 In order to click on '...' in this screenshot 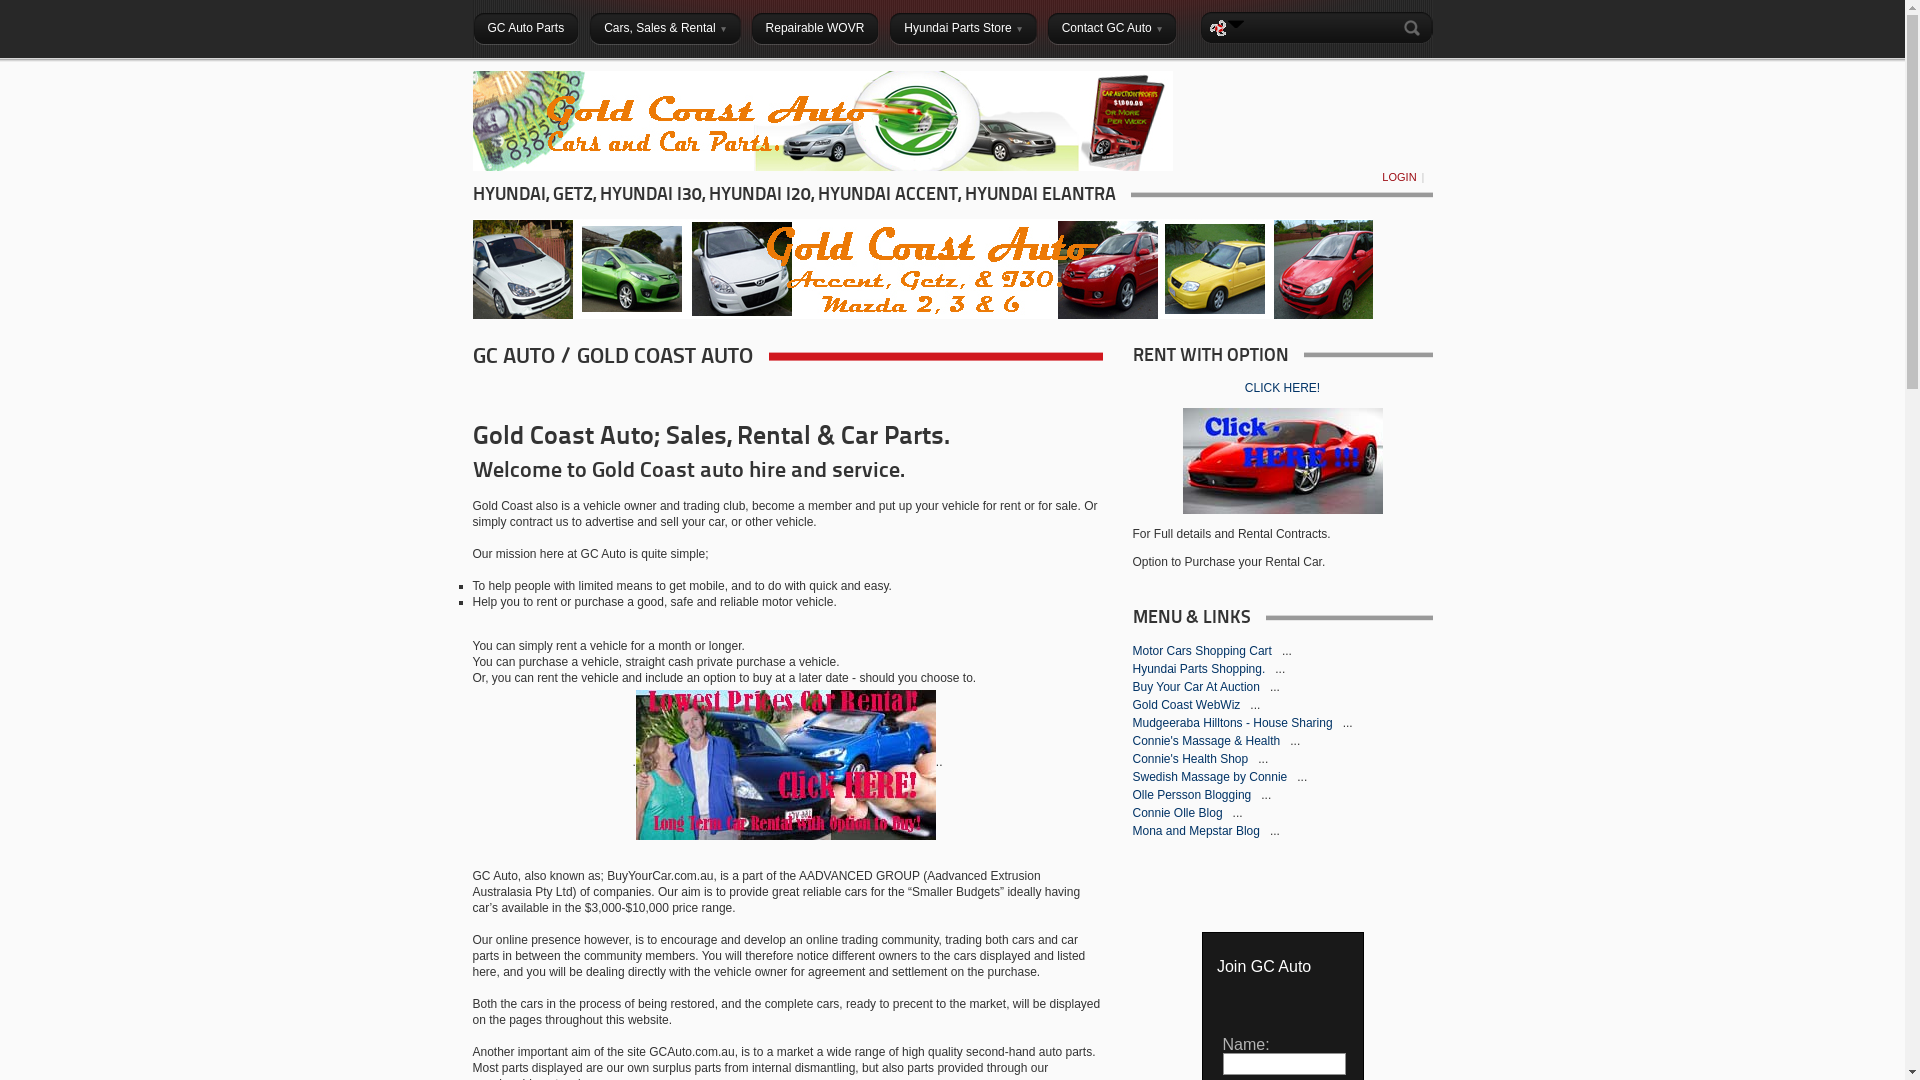, I will do `click(1265, 793)`.